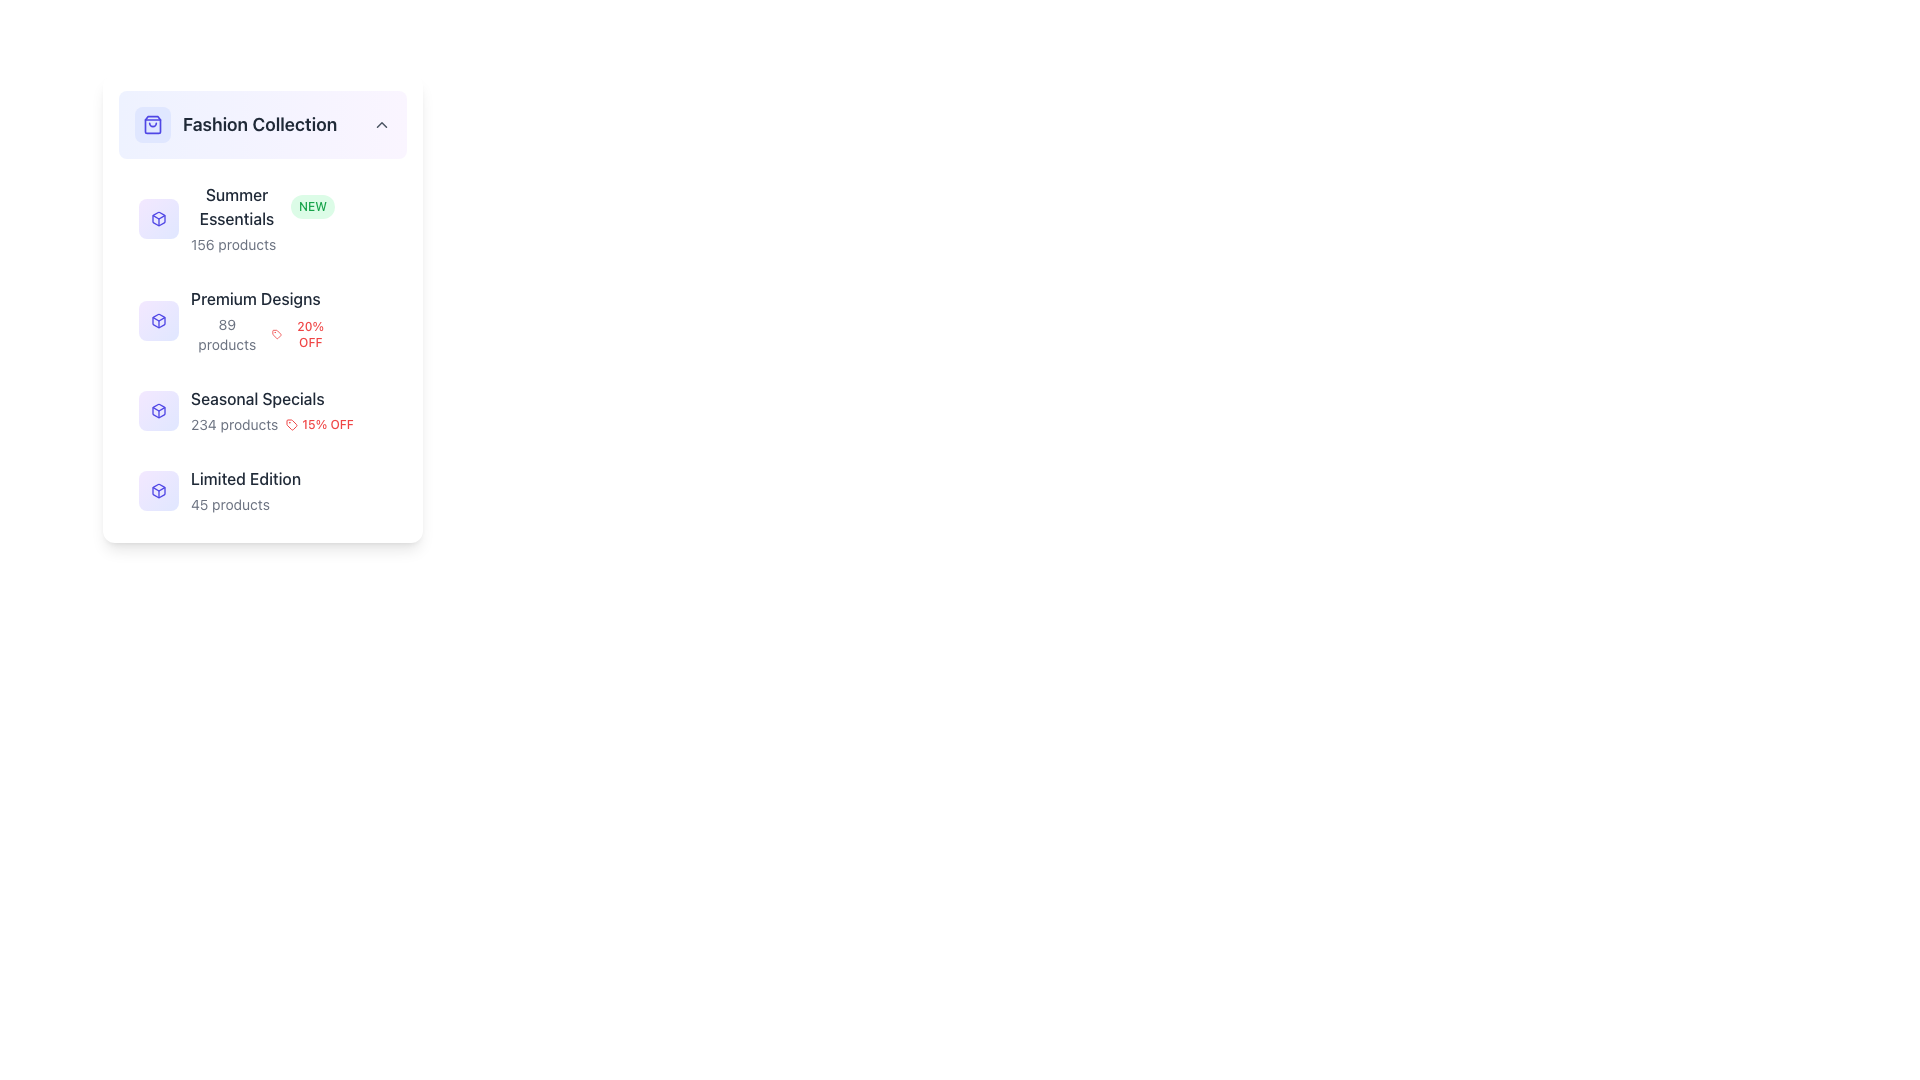 The height and width of the screenshot is (1080, 1920). I want to click on the text label displaying '89 products' located below 'Premium Designs' and adjacent to the '20% OFF' badge, so click(227, 334).